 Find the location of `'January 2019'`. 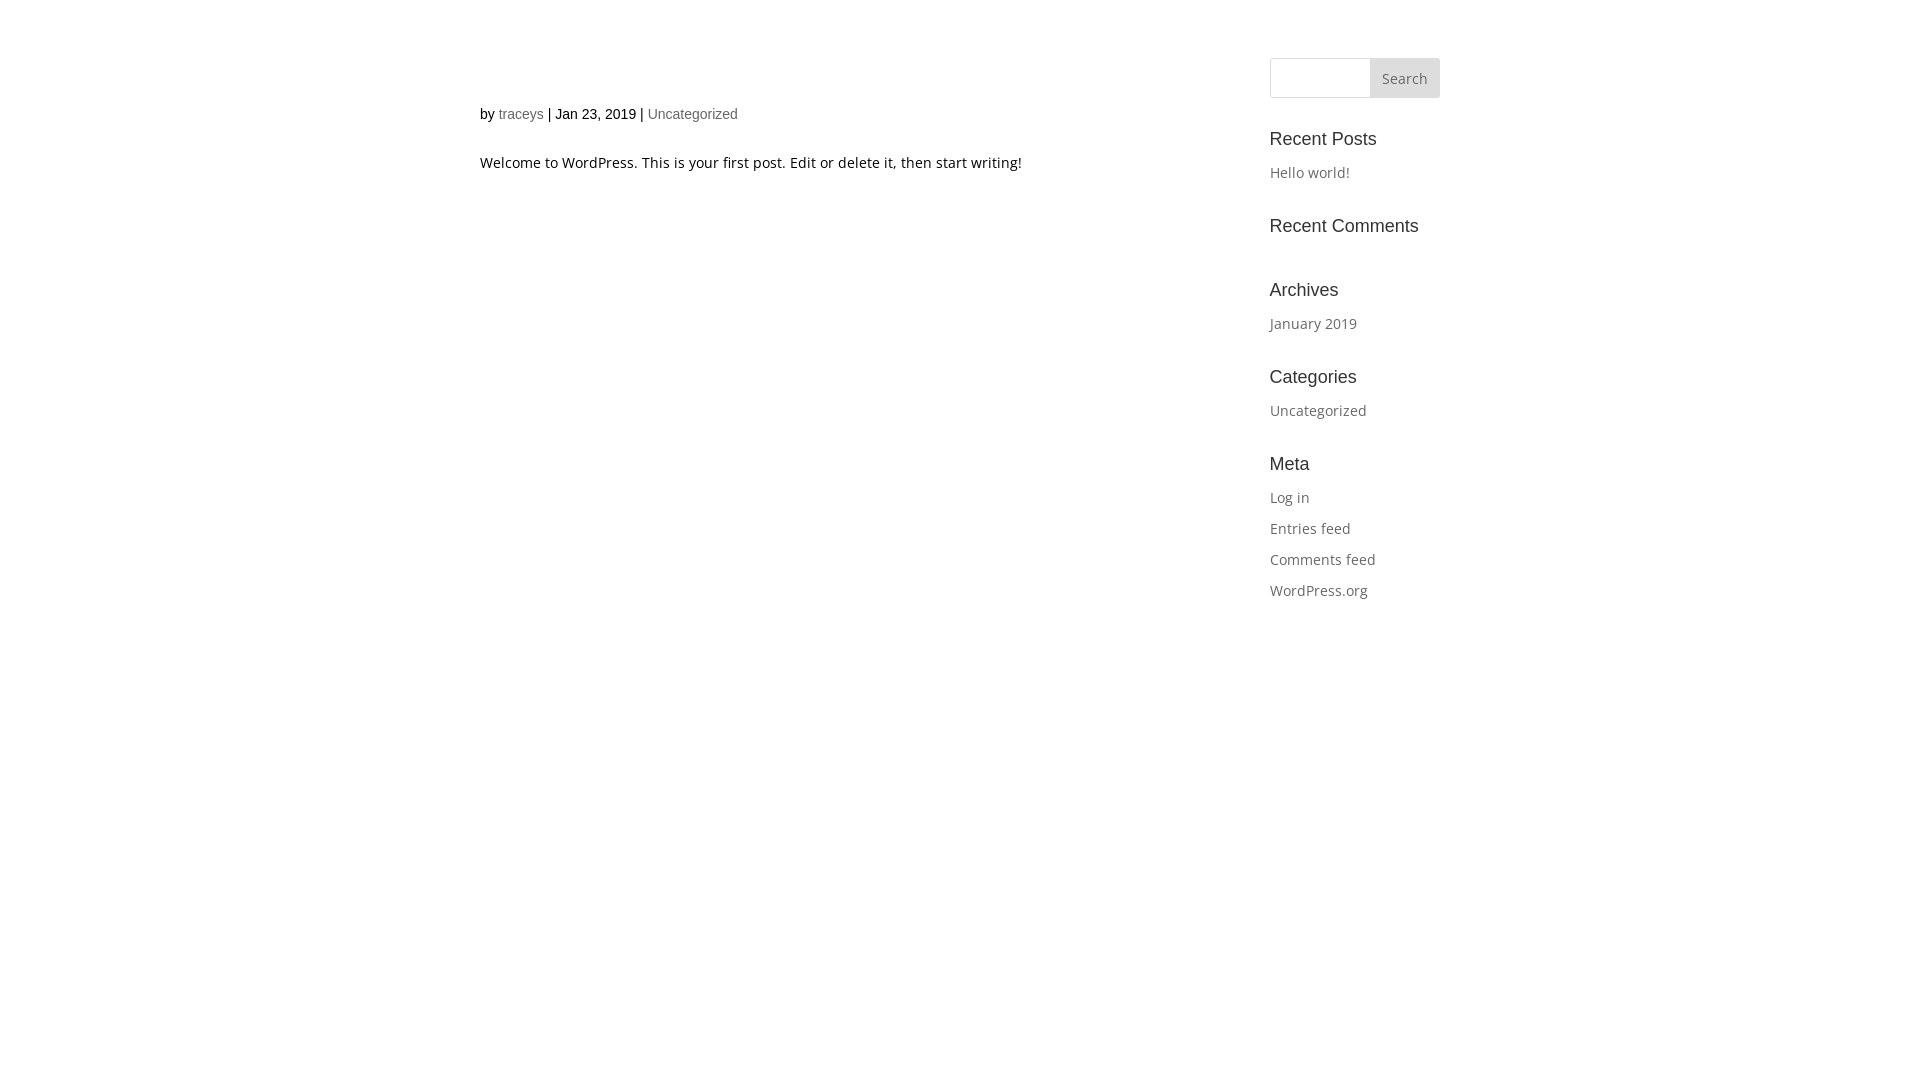

'January 2019' is located at coordinates (1313, 322).